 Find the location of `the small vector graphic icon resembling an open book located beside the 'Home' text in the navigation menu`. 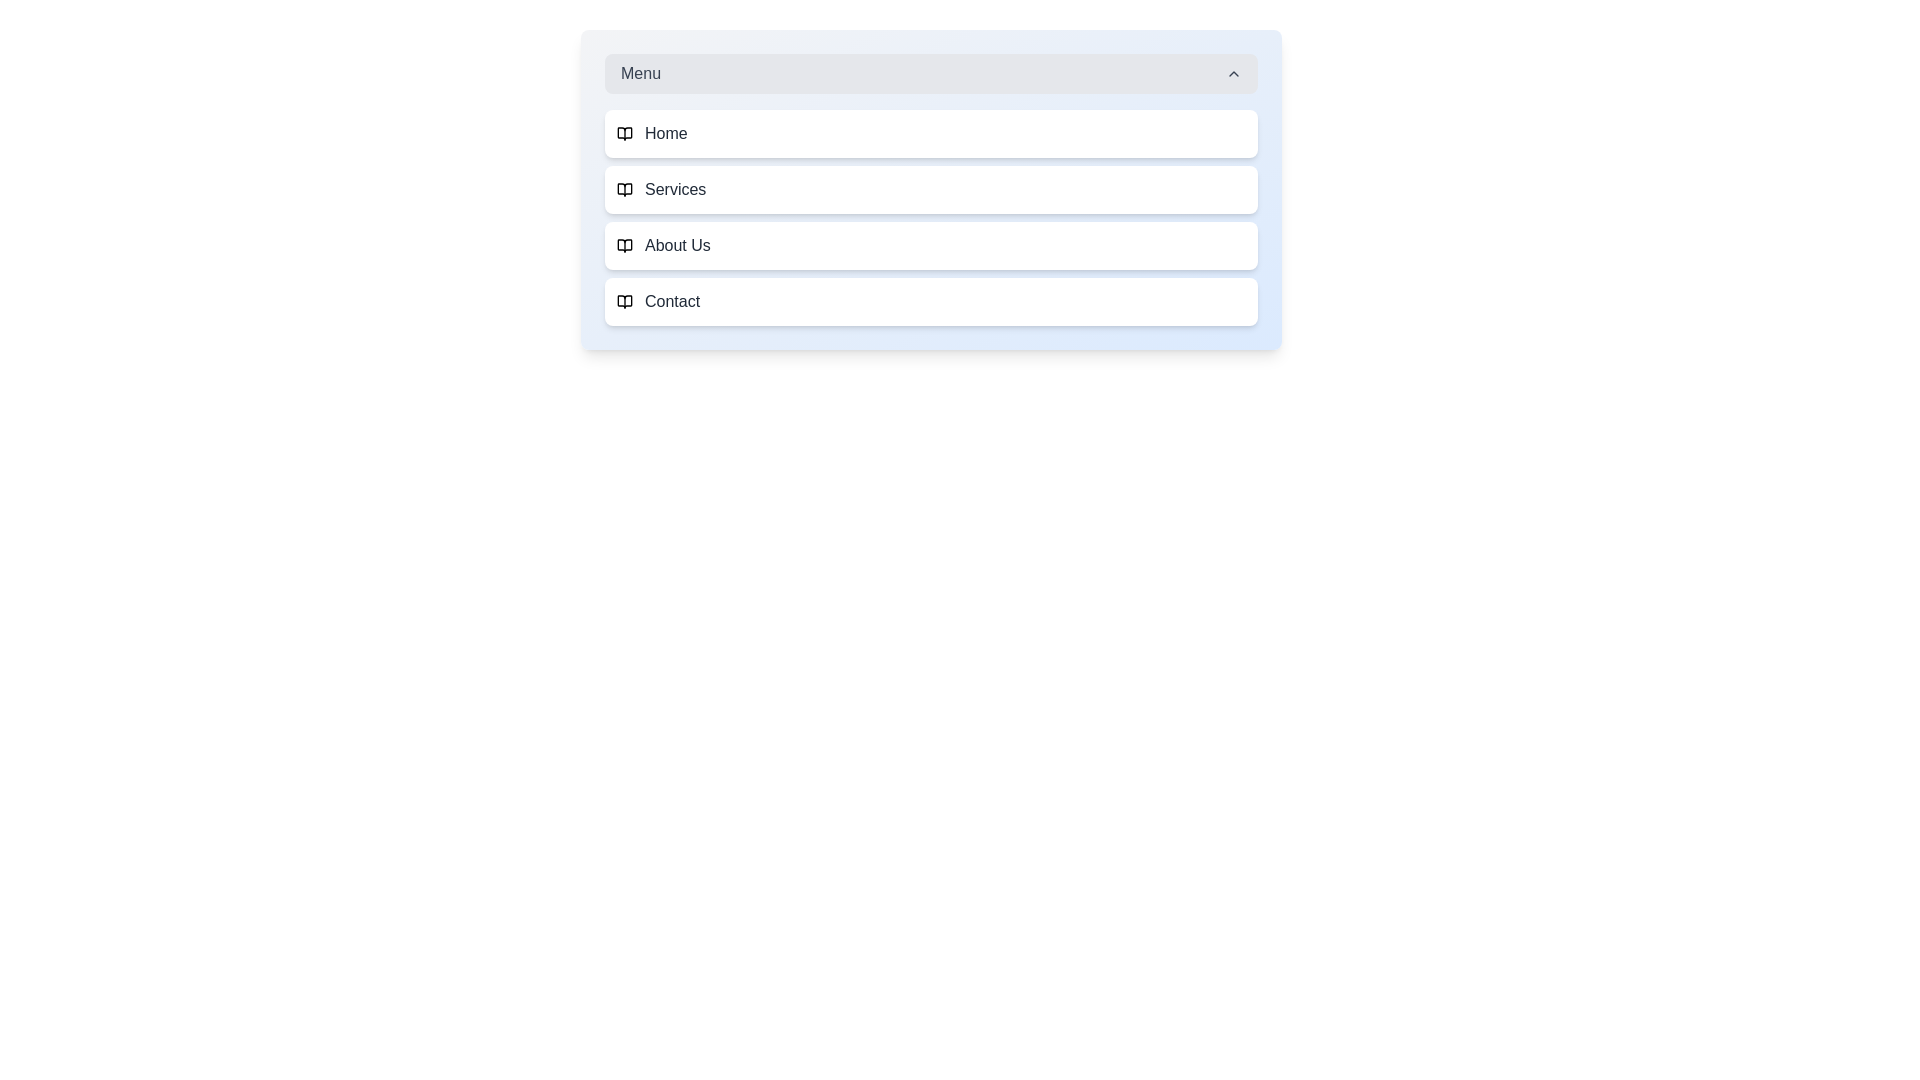

the small vector graphic icon resembling an open book located beside the 'Home' text in the navigation menu is located at coordinates (623, 134).